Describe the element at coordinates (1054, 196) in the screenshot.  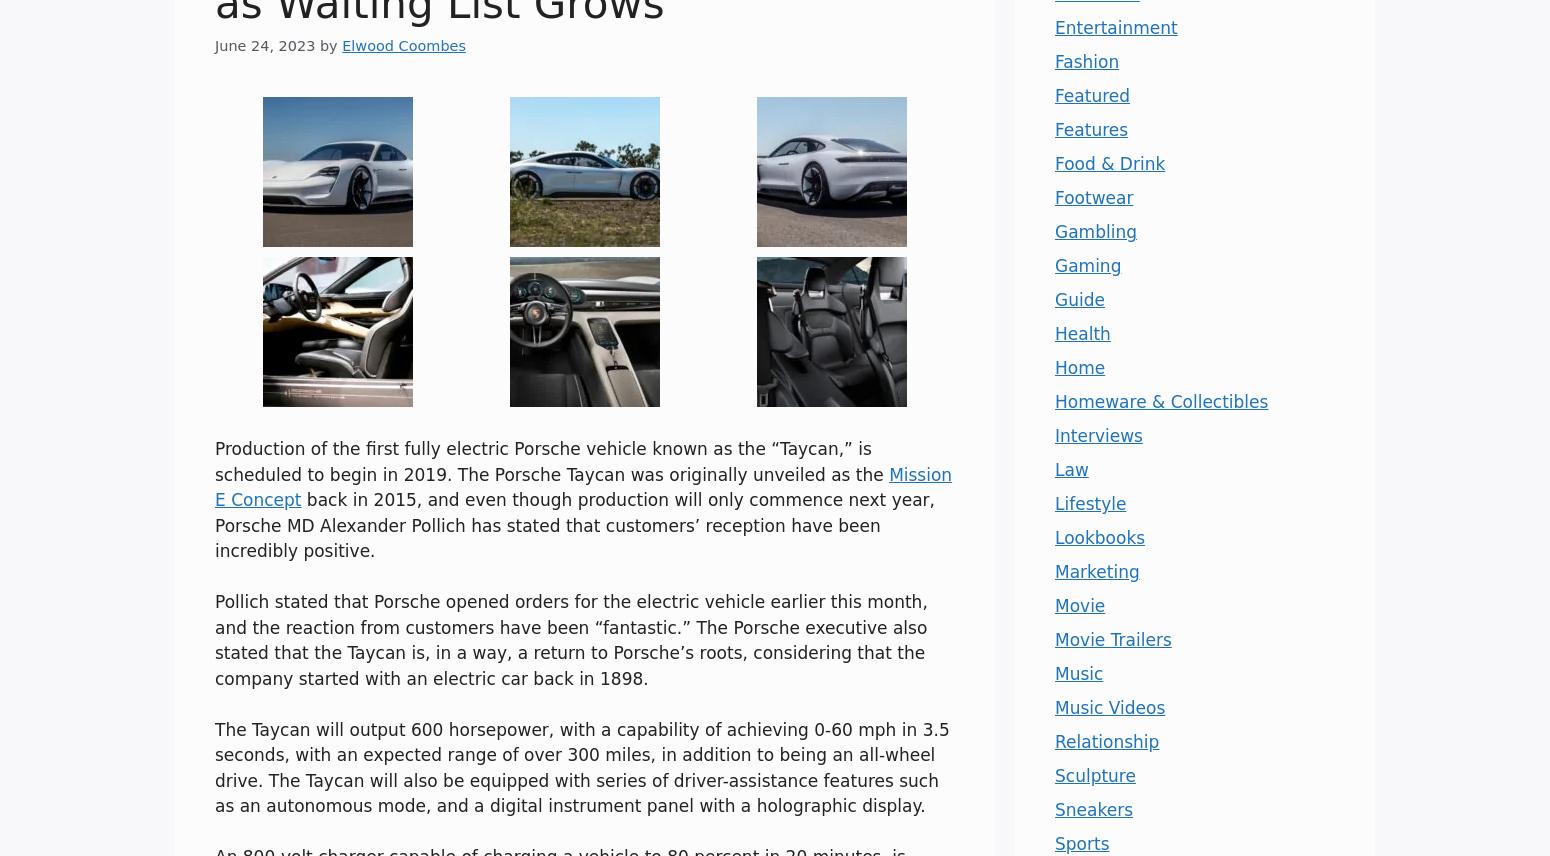
I see `'Footwear'` at that location.